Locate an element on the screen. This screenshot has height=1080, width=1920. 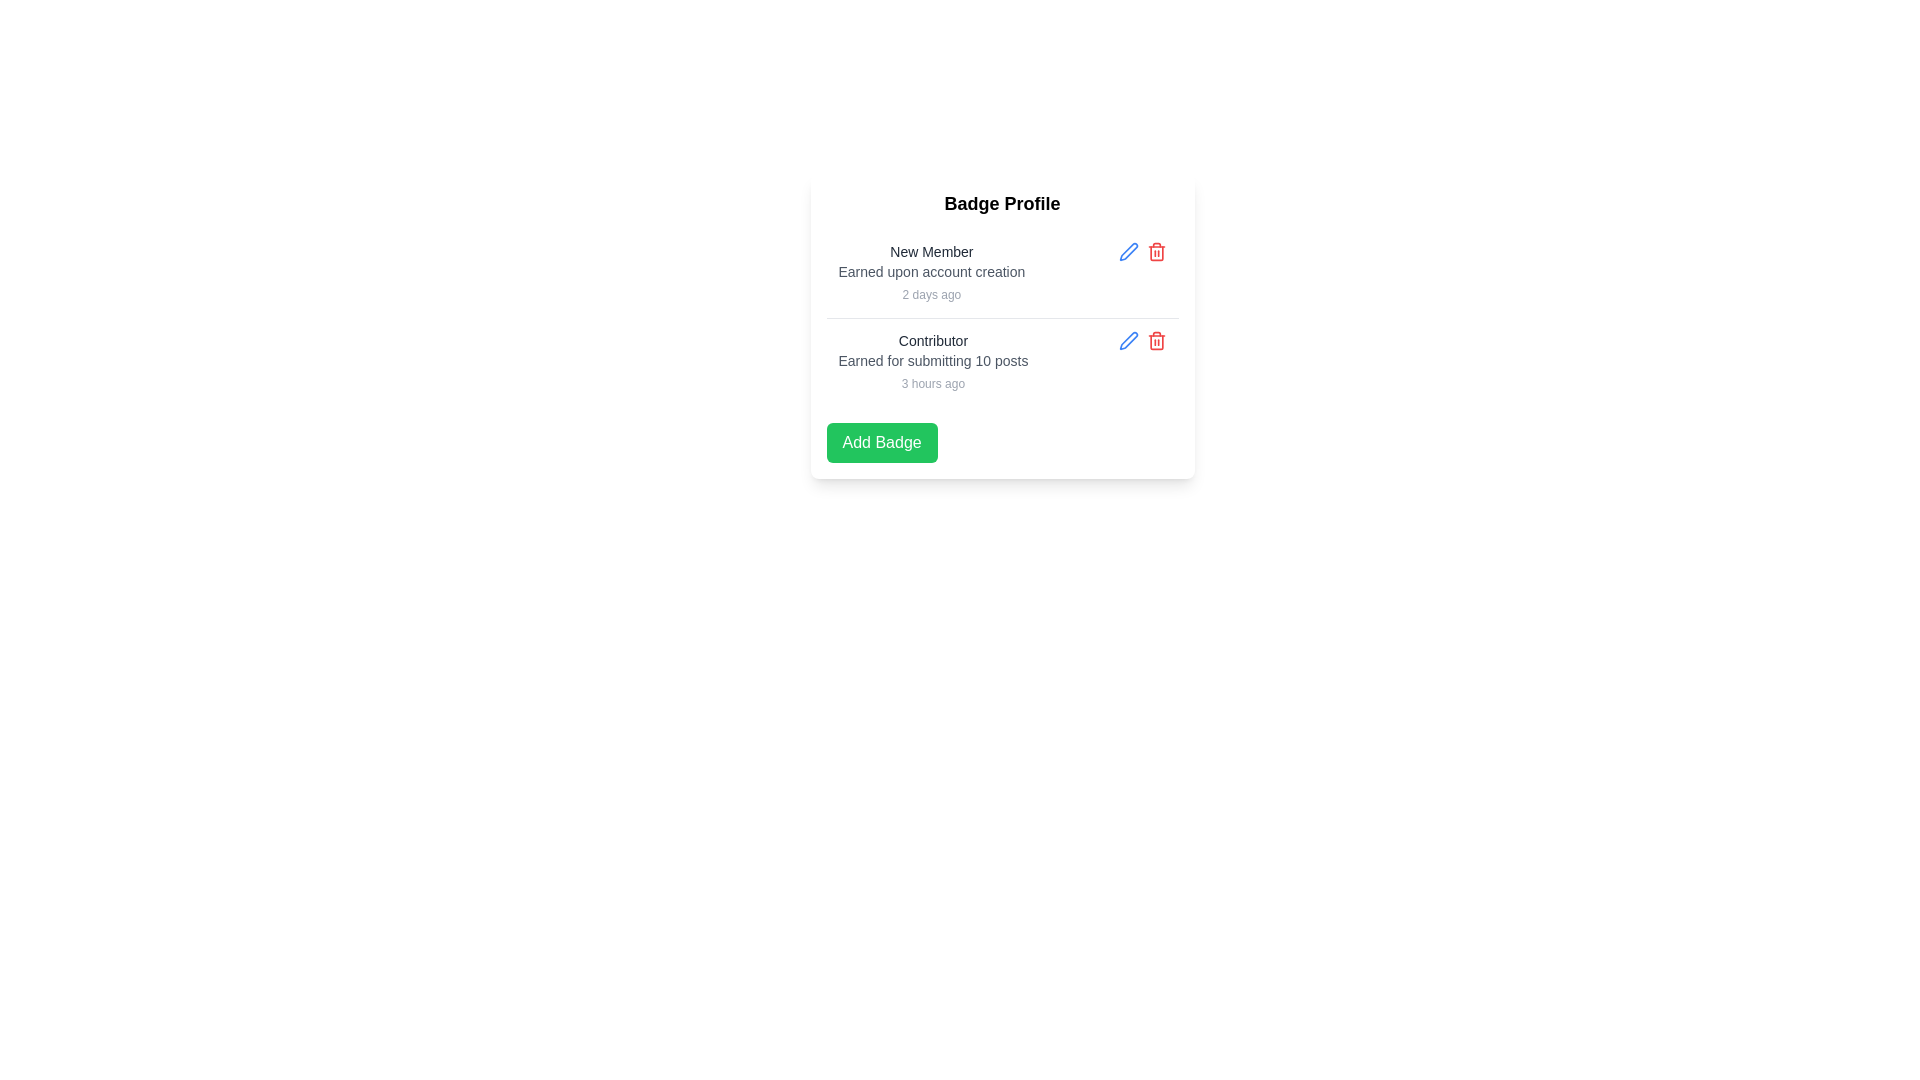
the text label that reads 'Earned for submitting 10 posts', which is styled in a small gray font and positioned below the header 'Contributor' and above the timestamp '3 hours ago' is located at coordinates (932, 361).